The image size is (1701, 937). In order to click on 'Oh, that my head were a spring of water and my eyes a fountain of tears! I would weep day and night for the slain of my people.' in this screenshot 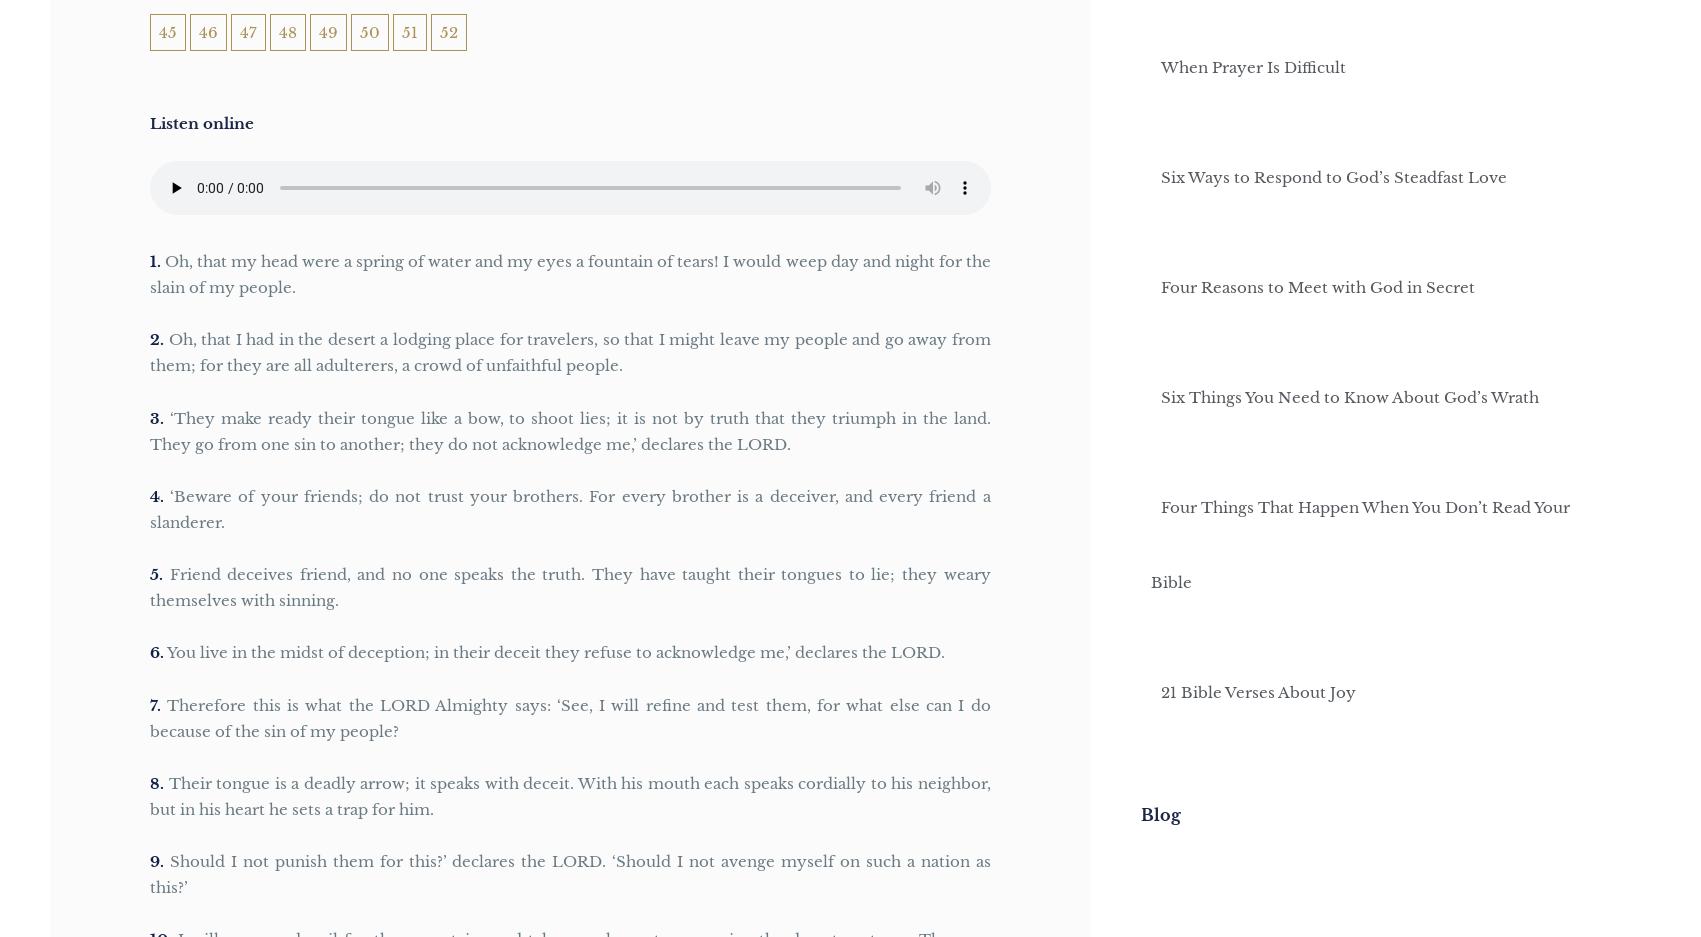, I will do `click(570, 274)`.